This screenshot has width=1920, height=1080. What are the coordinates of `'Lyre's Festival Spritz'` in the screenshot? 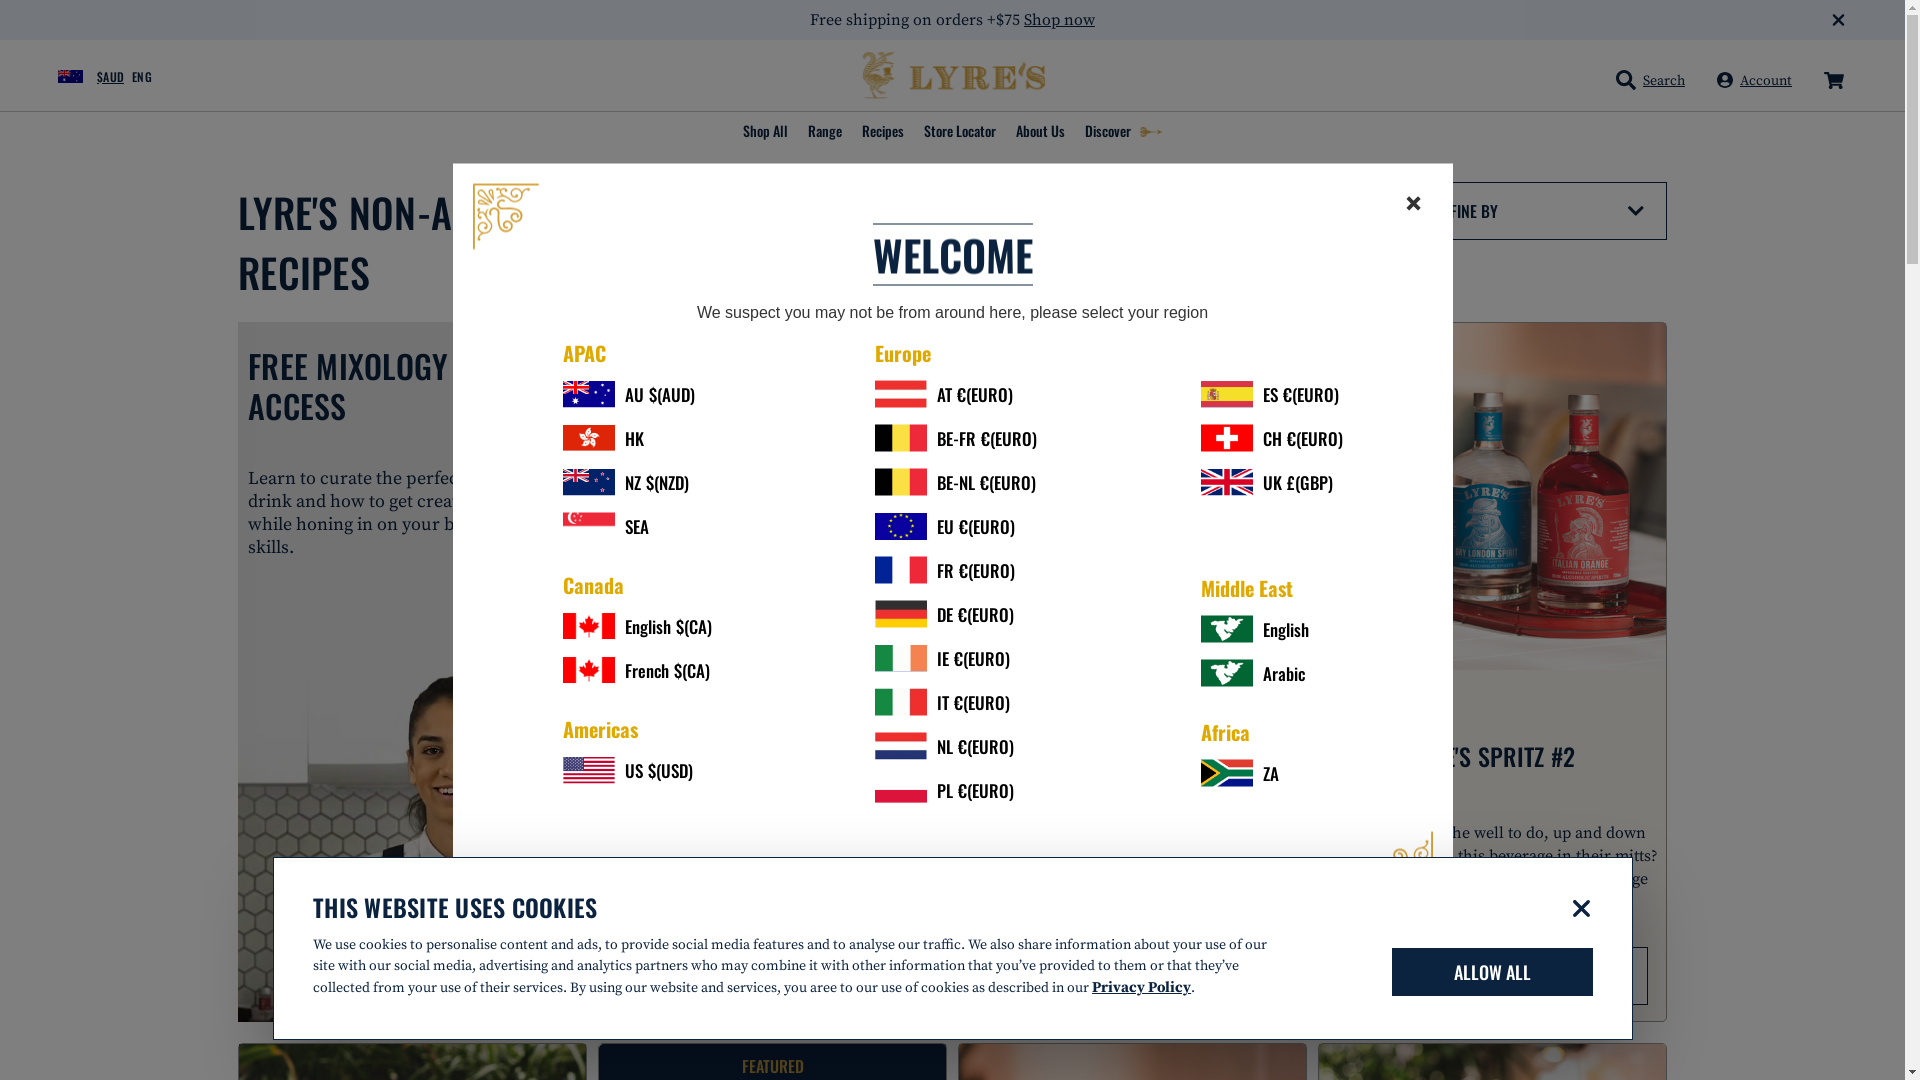 It's located at (771, 495).